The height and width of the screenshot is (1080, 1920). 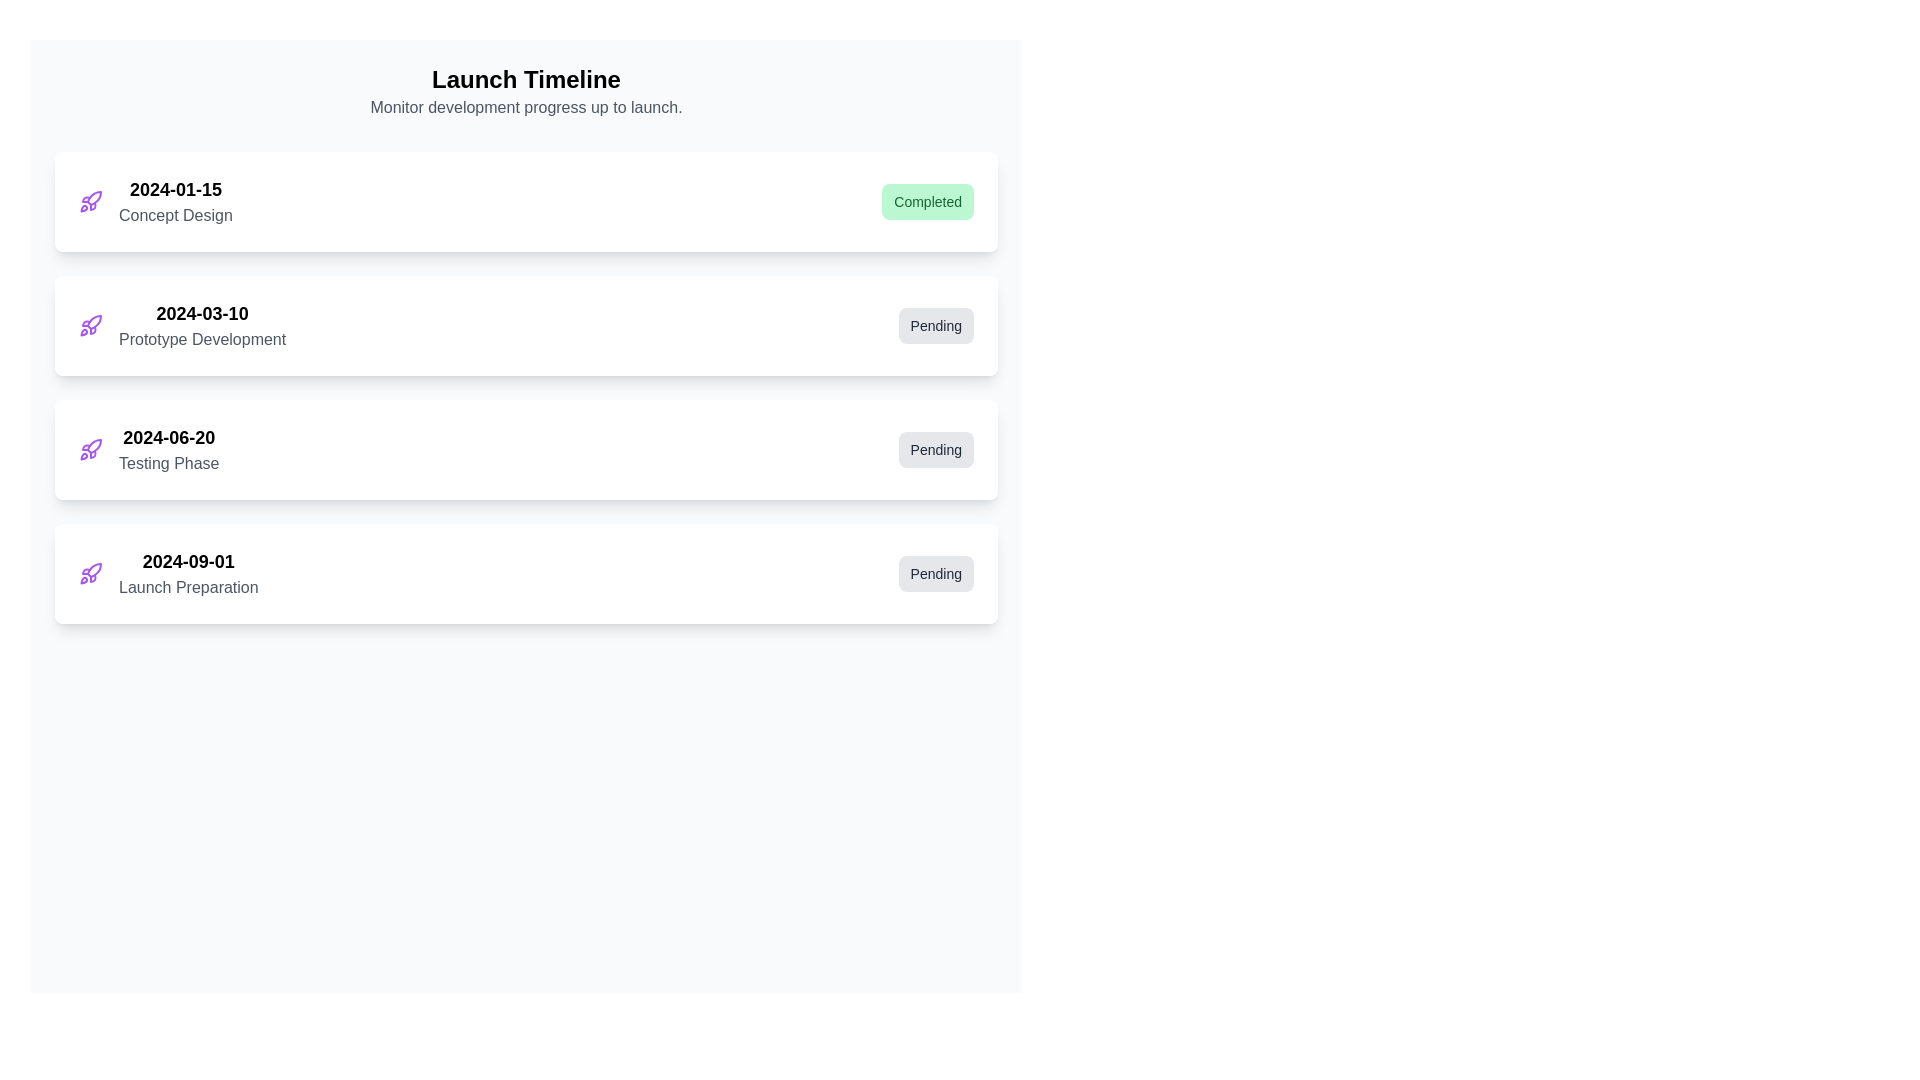 What do you see at coordinates (175, 189) in the screenshot?
I see `date text displayed as a label or heading in the first entry of the vertical timeline, located above 'Concept Design'` at bounding box center [175, 189].